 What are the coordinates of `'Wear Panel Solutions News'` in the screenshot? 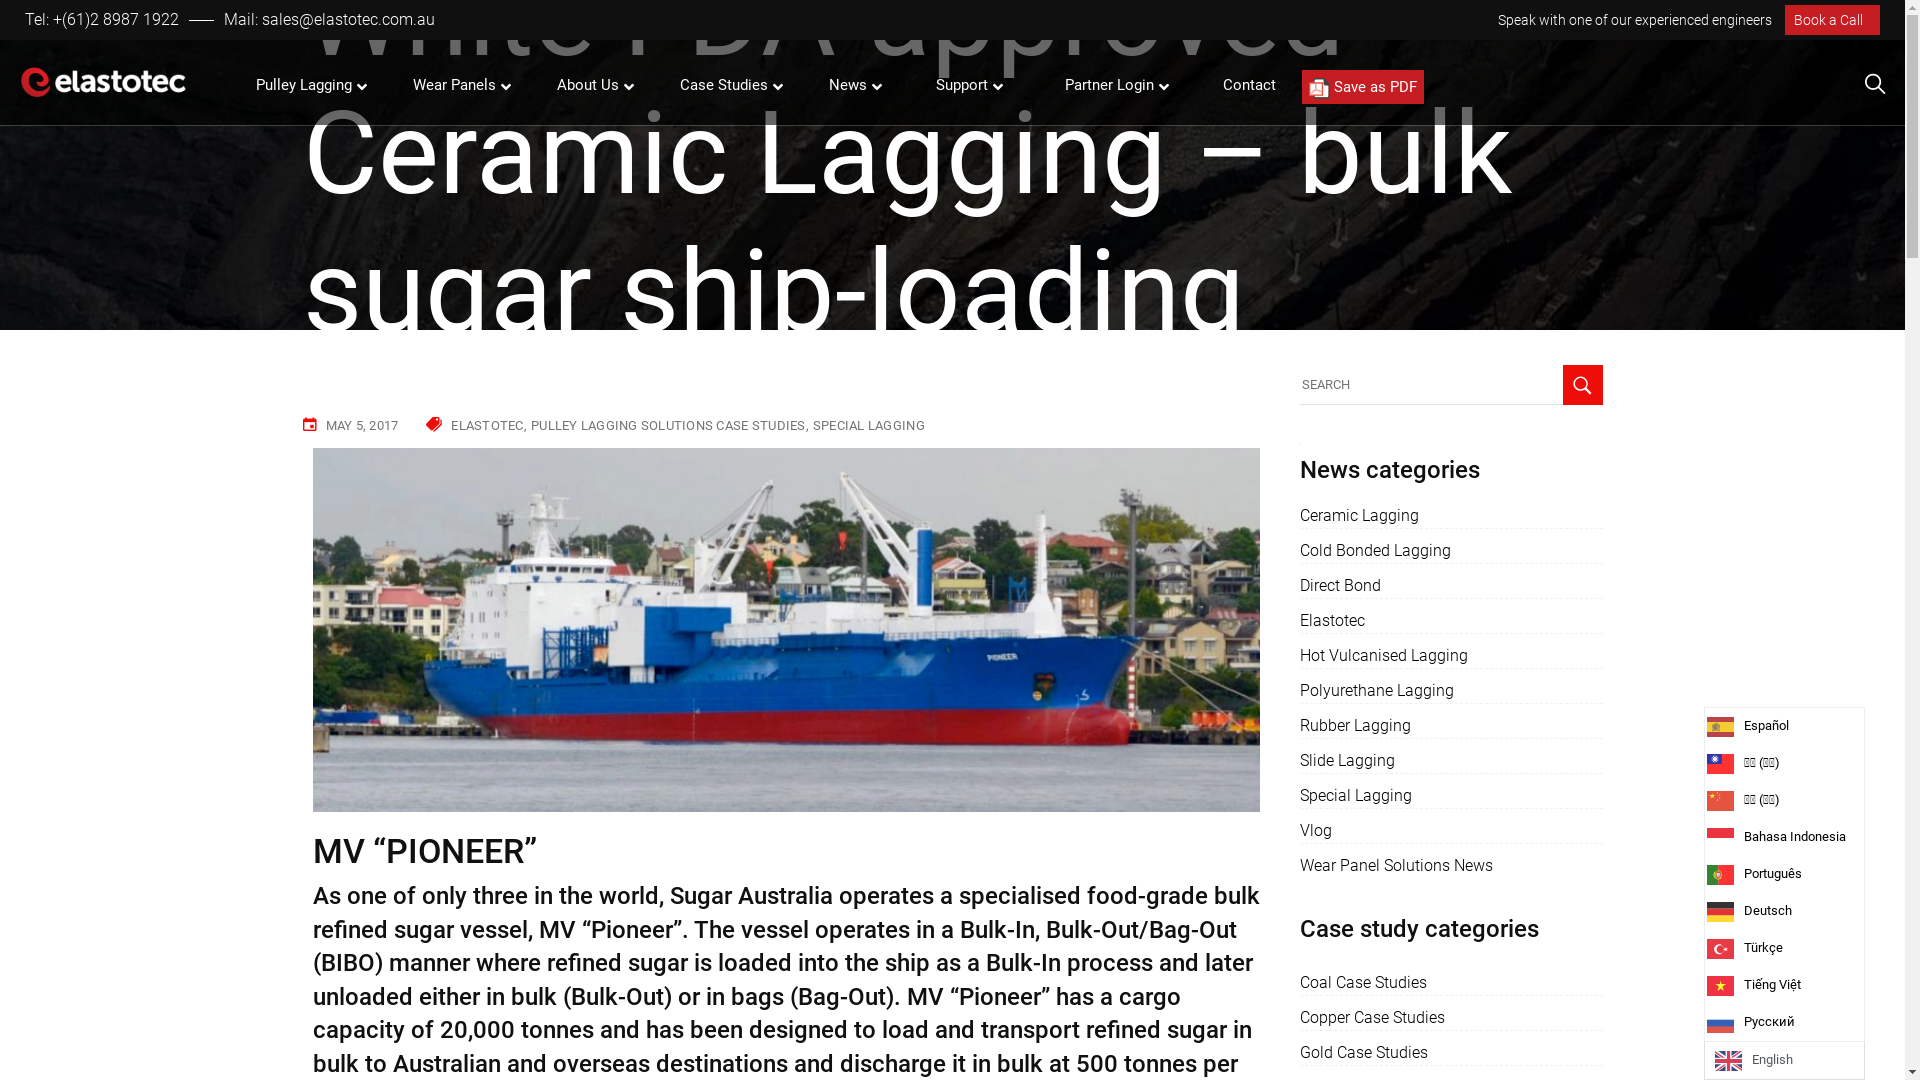 It's located at (1395, 865).